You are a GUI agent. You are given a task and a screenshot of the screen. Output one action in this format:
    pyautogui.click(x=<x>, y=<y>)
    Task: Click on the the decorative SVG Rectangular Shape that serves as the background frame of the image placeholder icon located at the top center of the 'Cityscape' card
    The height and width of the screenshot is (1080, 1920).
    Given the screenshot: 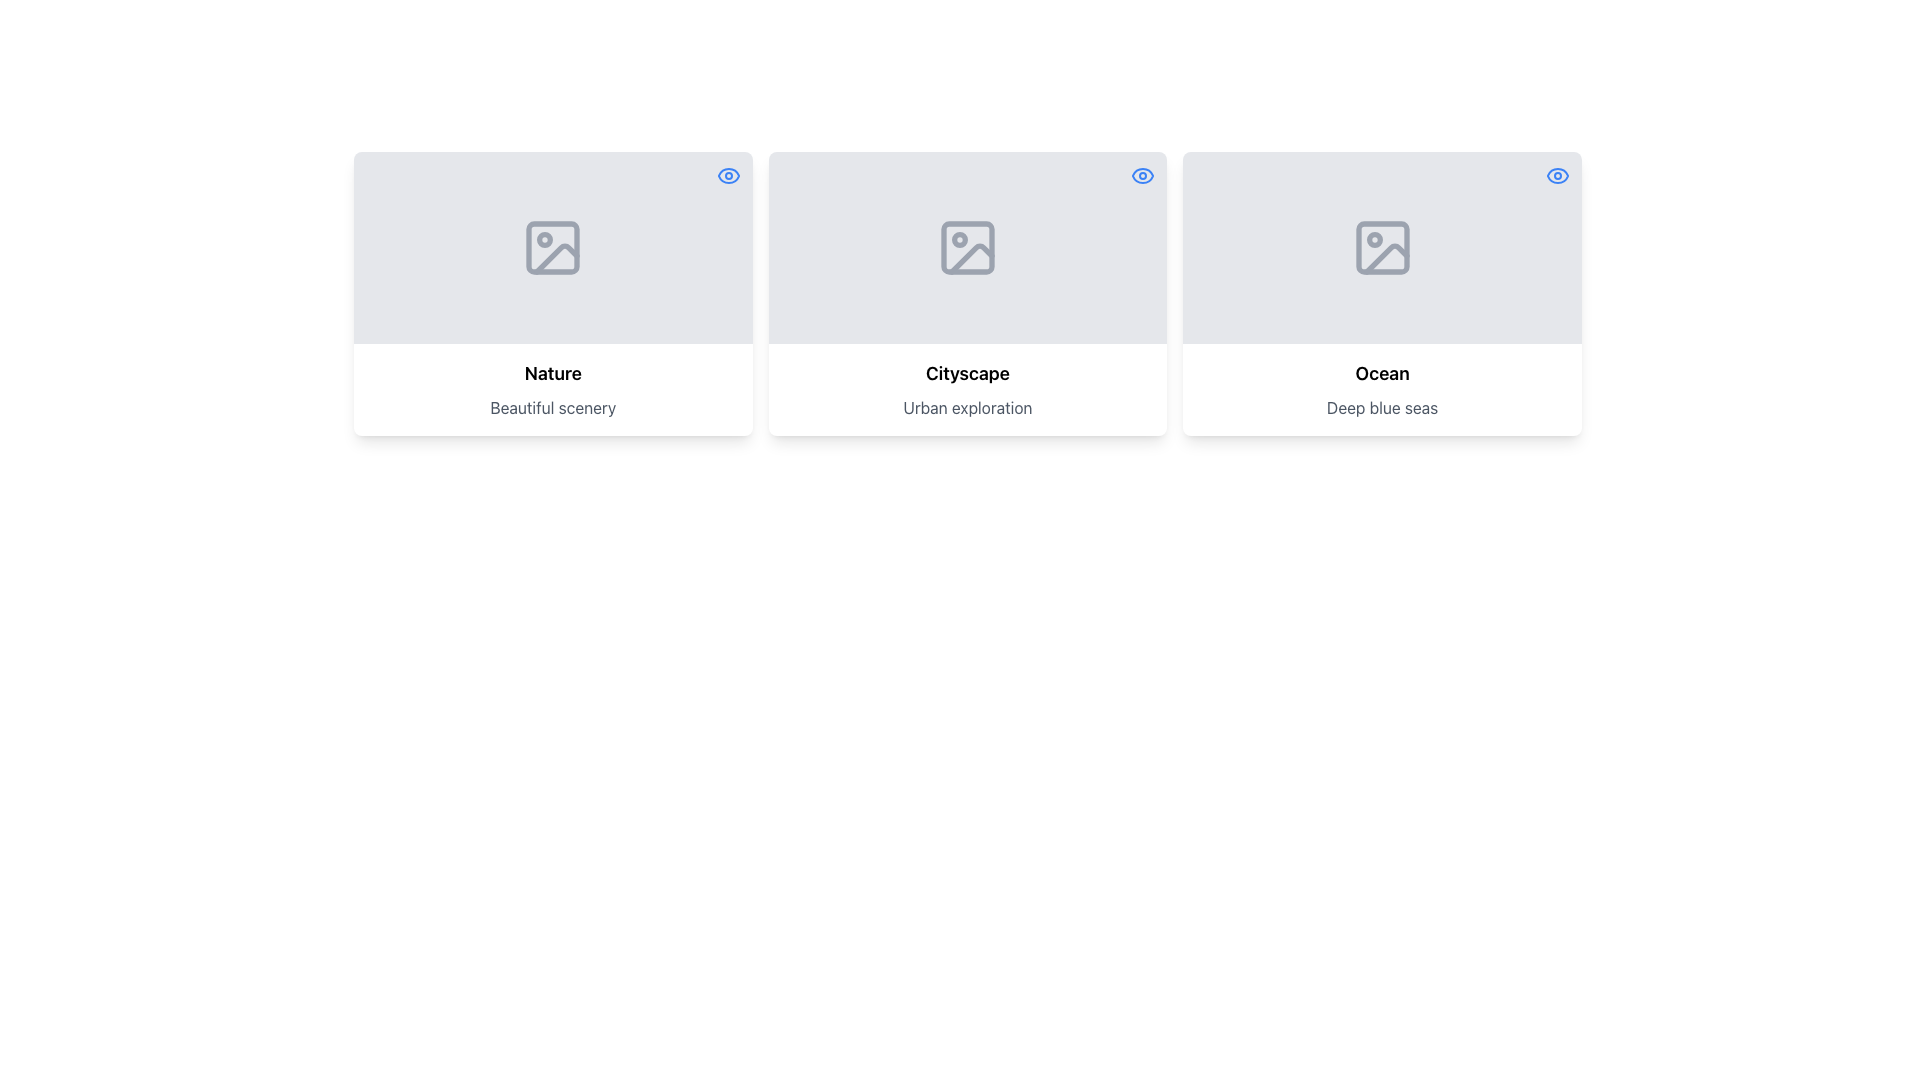 What is the action you would take?
    pyautogui.click(x=968, y=246)
    